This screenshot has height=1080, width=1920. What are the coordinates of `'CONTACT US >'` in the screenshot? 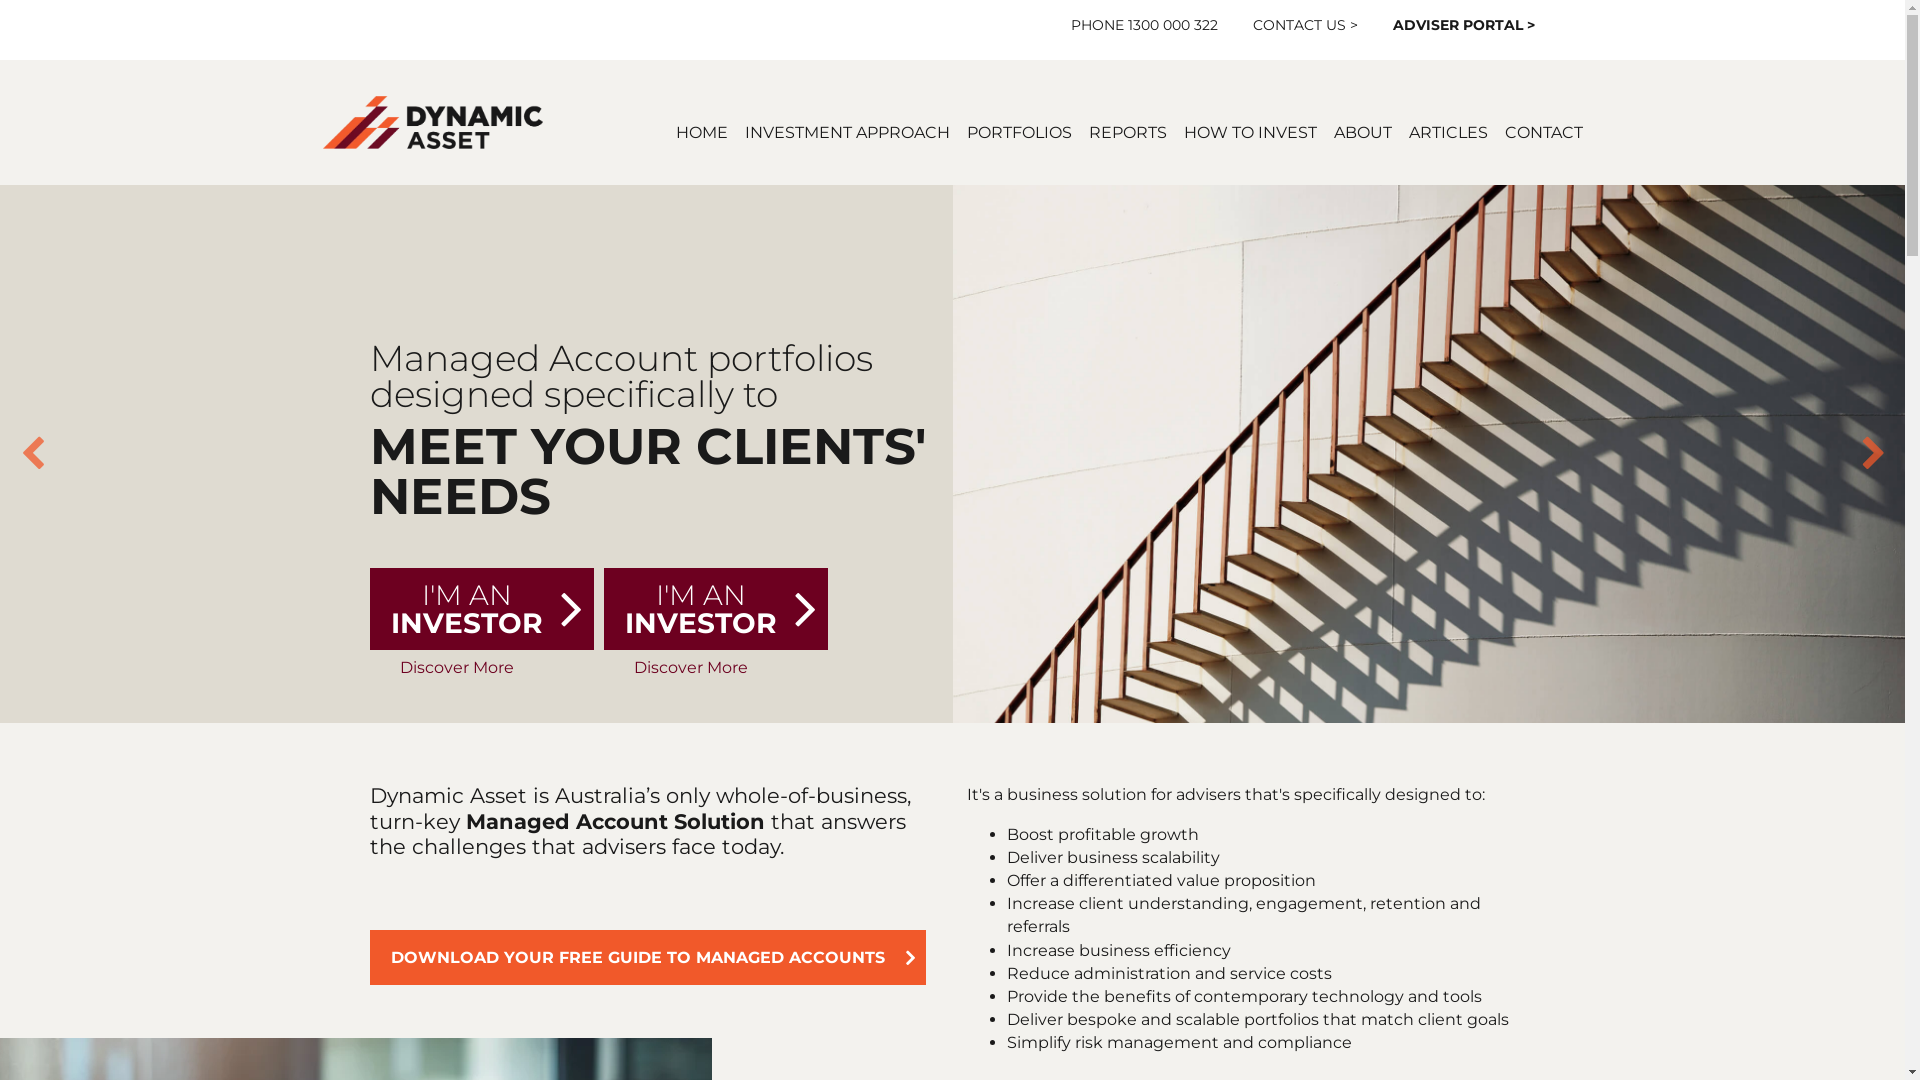 It's located at (1251, 24).